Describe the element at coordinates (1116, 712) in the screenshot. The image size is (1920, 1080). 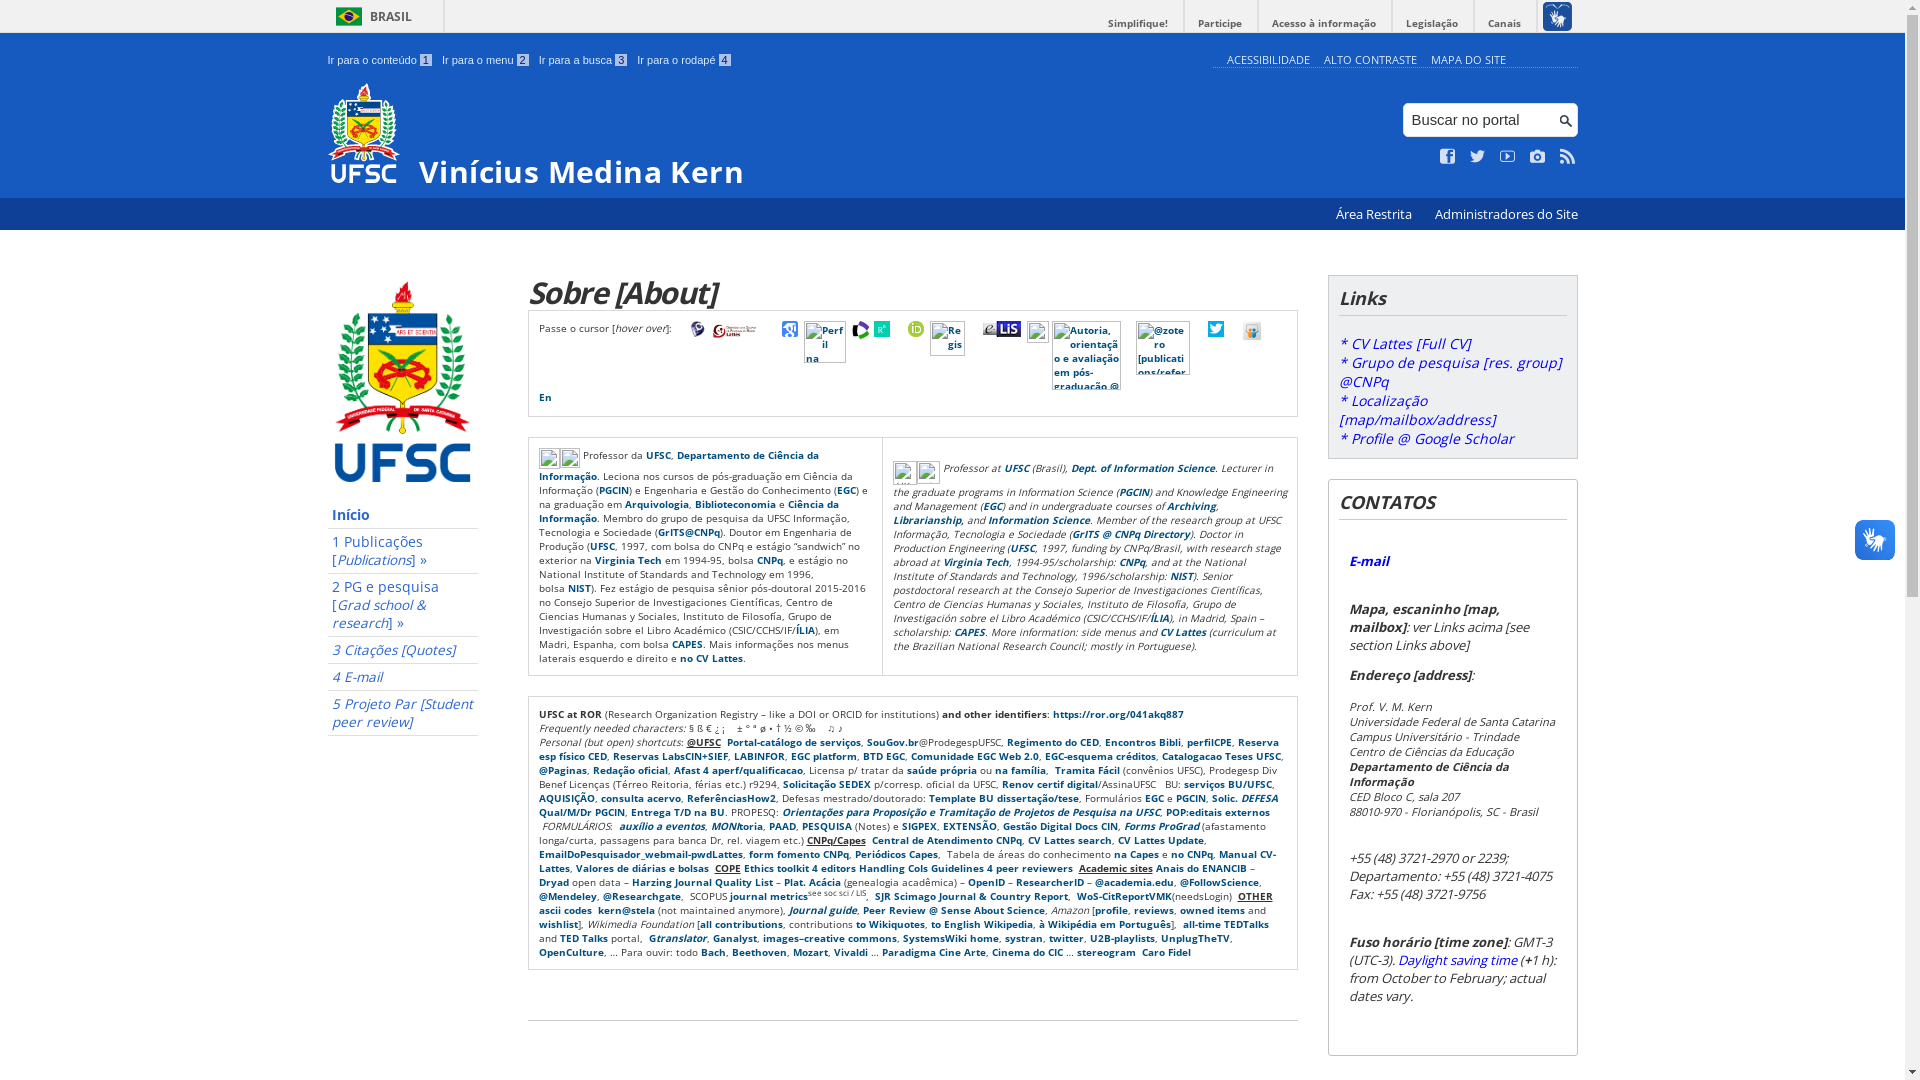
I see `'https://ror.org/041akq887'` at that location.